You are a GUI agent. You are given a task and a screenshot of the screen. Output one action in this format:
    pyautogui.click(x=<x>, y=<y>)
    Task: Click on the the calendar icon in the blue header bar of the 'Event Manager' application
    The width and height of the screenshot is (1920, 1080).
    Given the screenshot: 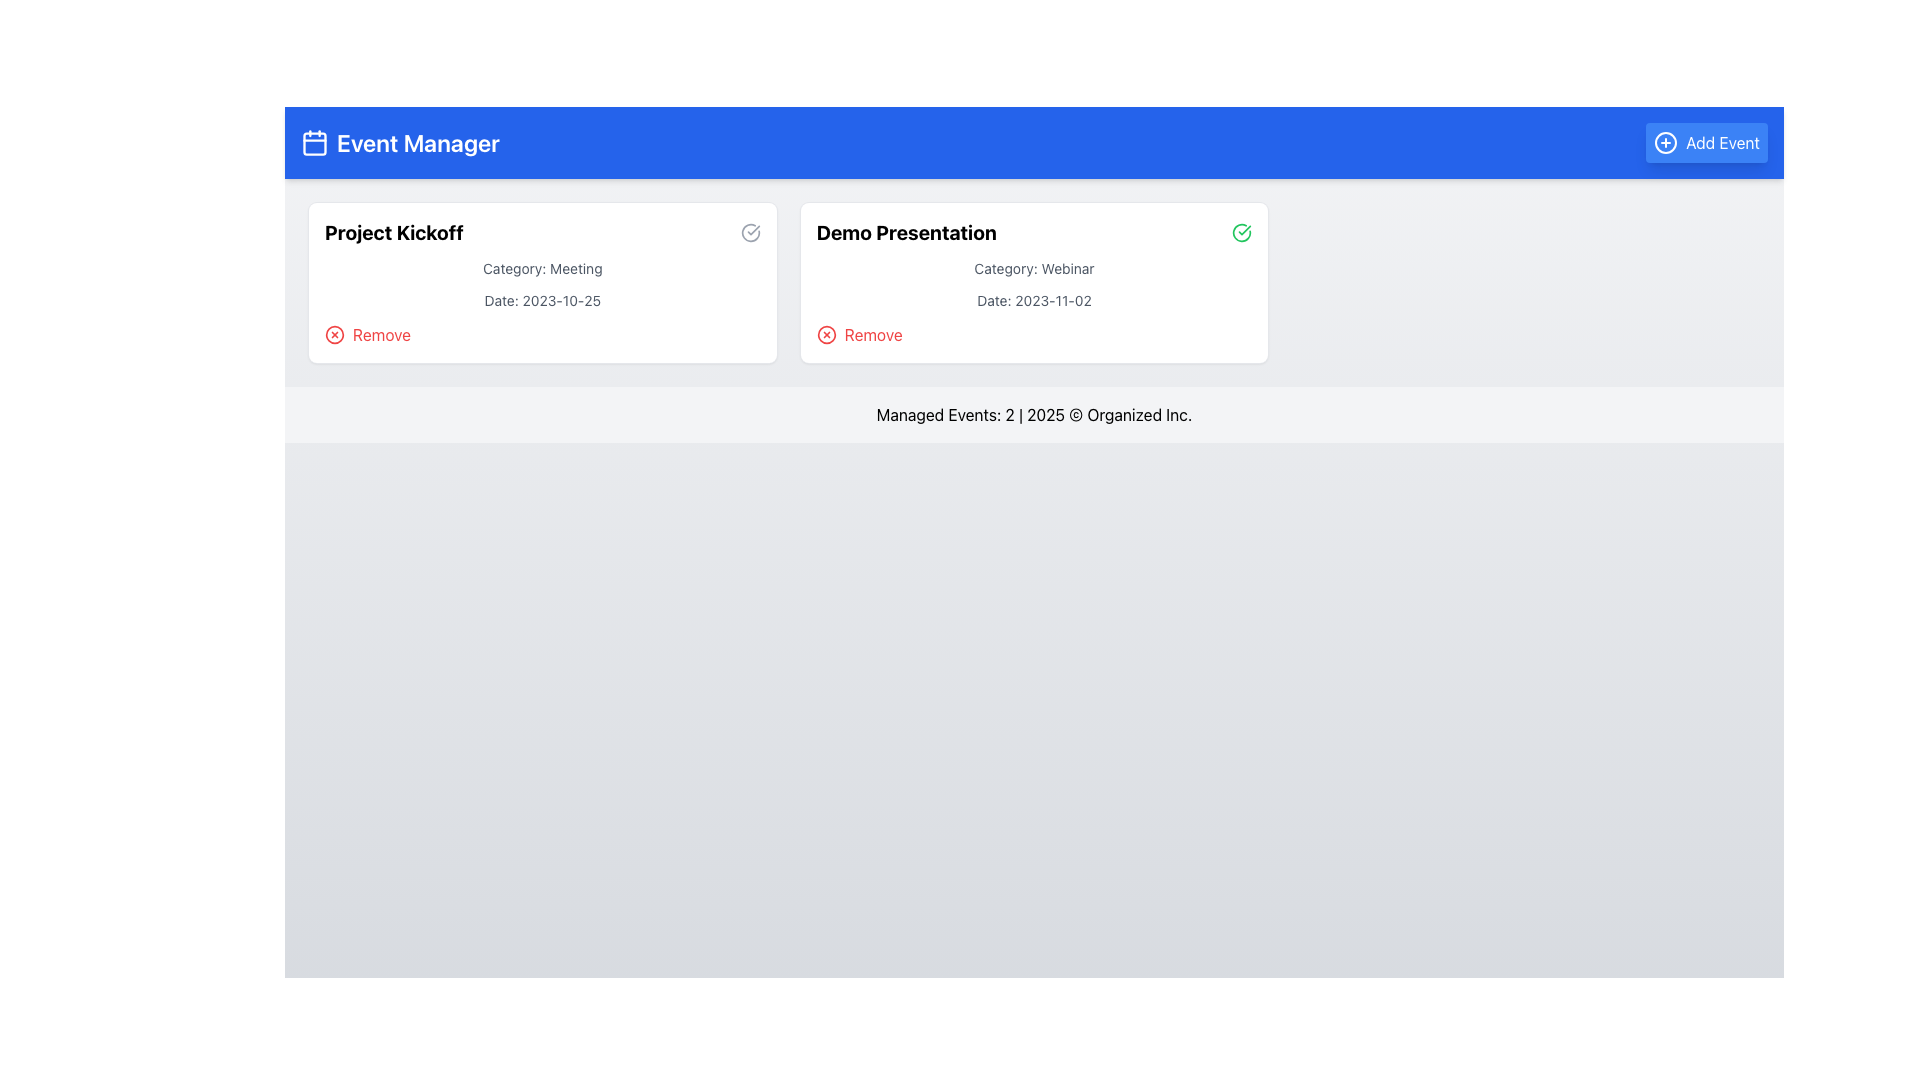 What is the action you would take?
    pyautogui.click(x=314, y=141)
    